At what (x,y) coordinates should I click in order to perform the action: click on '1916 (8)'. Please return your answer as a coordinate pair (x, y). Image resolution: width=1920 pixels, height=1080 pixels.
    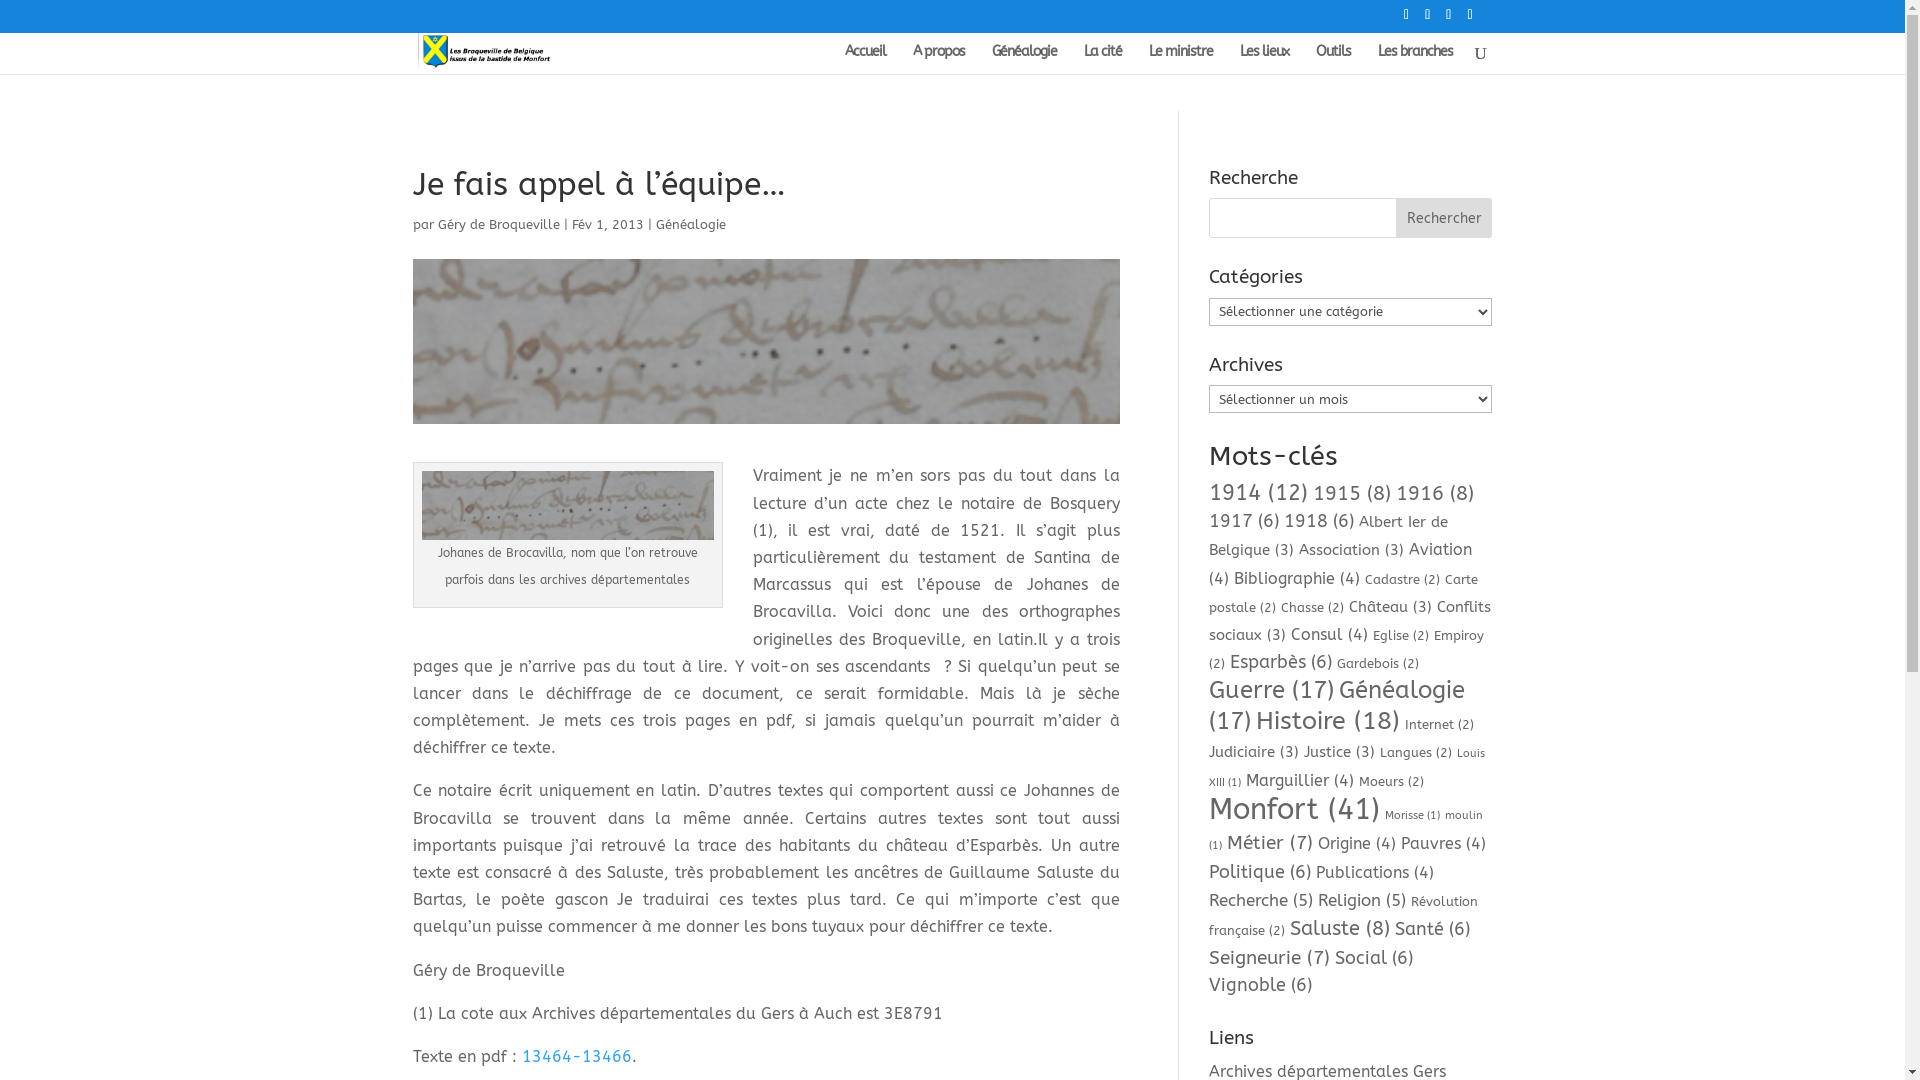
    Looking at the image, I should click on (1434, 493).